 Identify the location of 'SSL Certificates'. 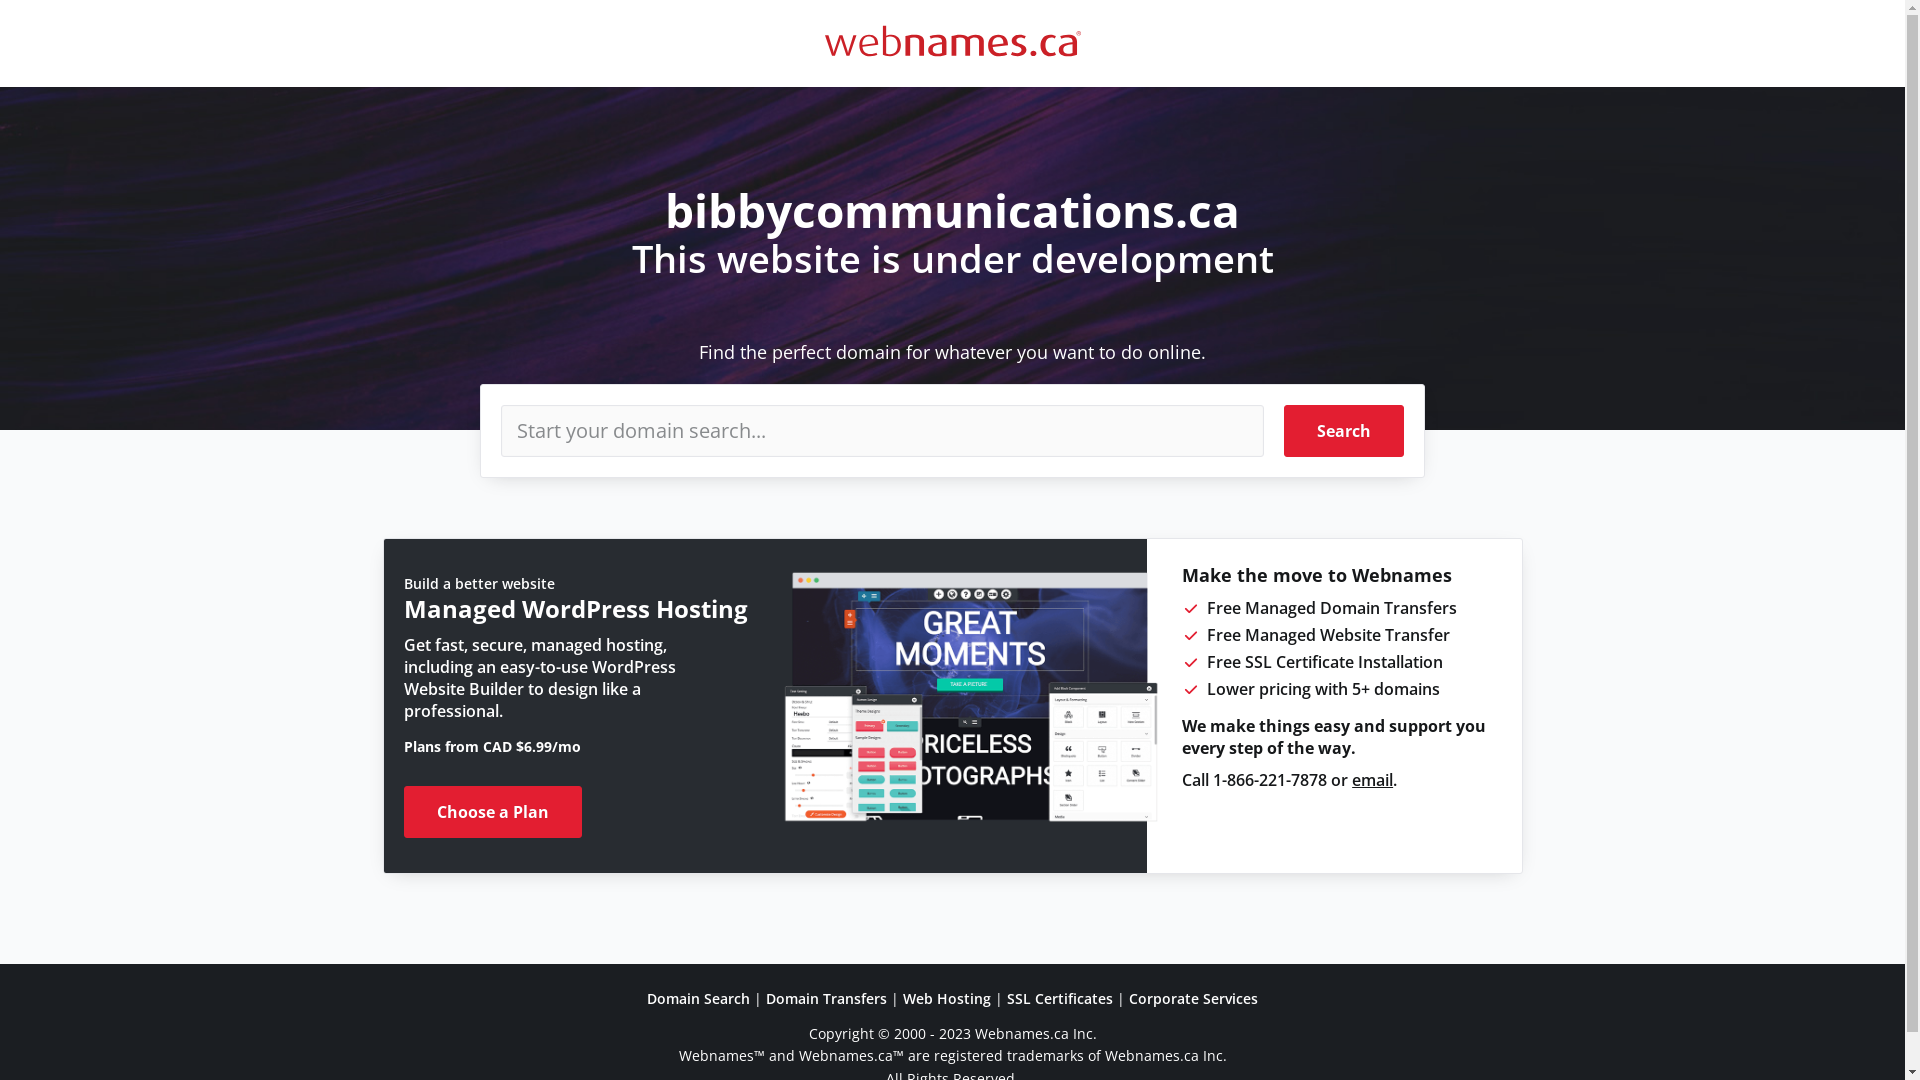
(1059, 998).